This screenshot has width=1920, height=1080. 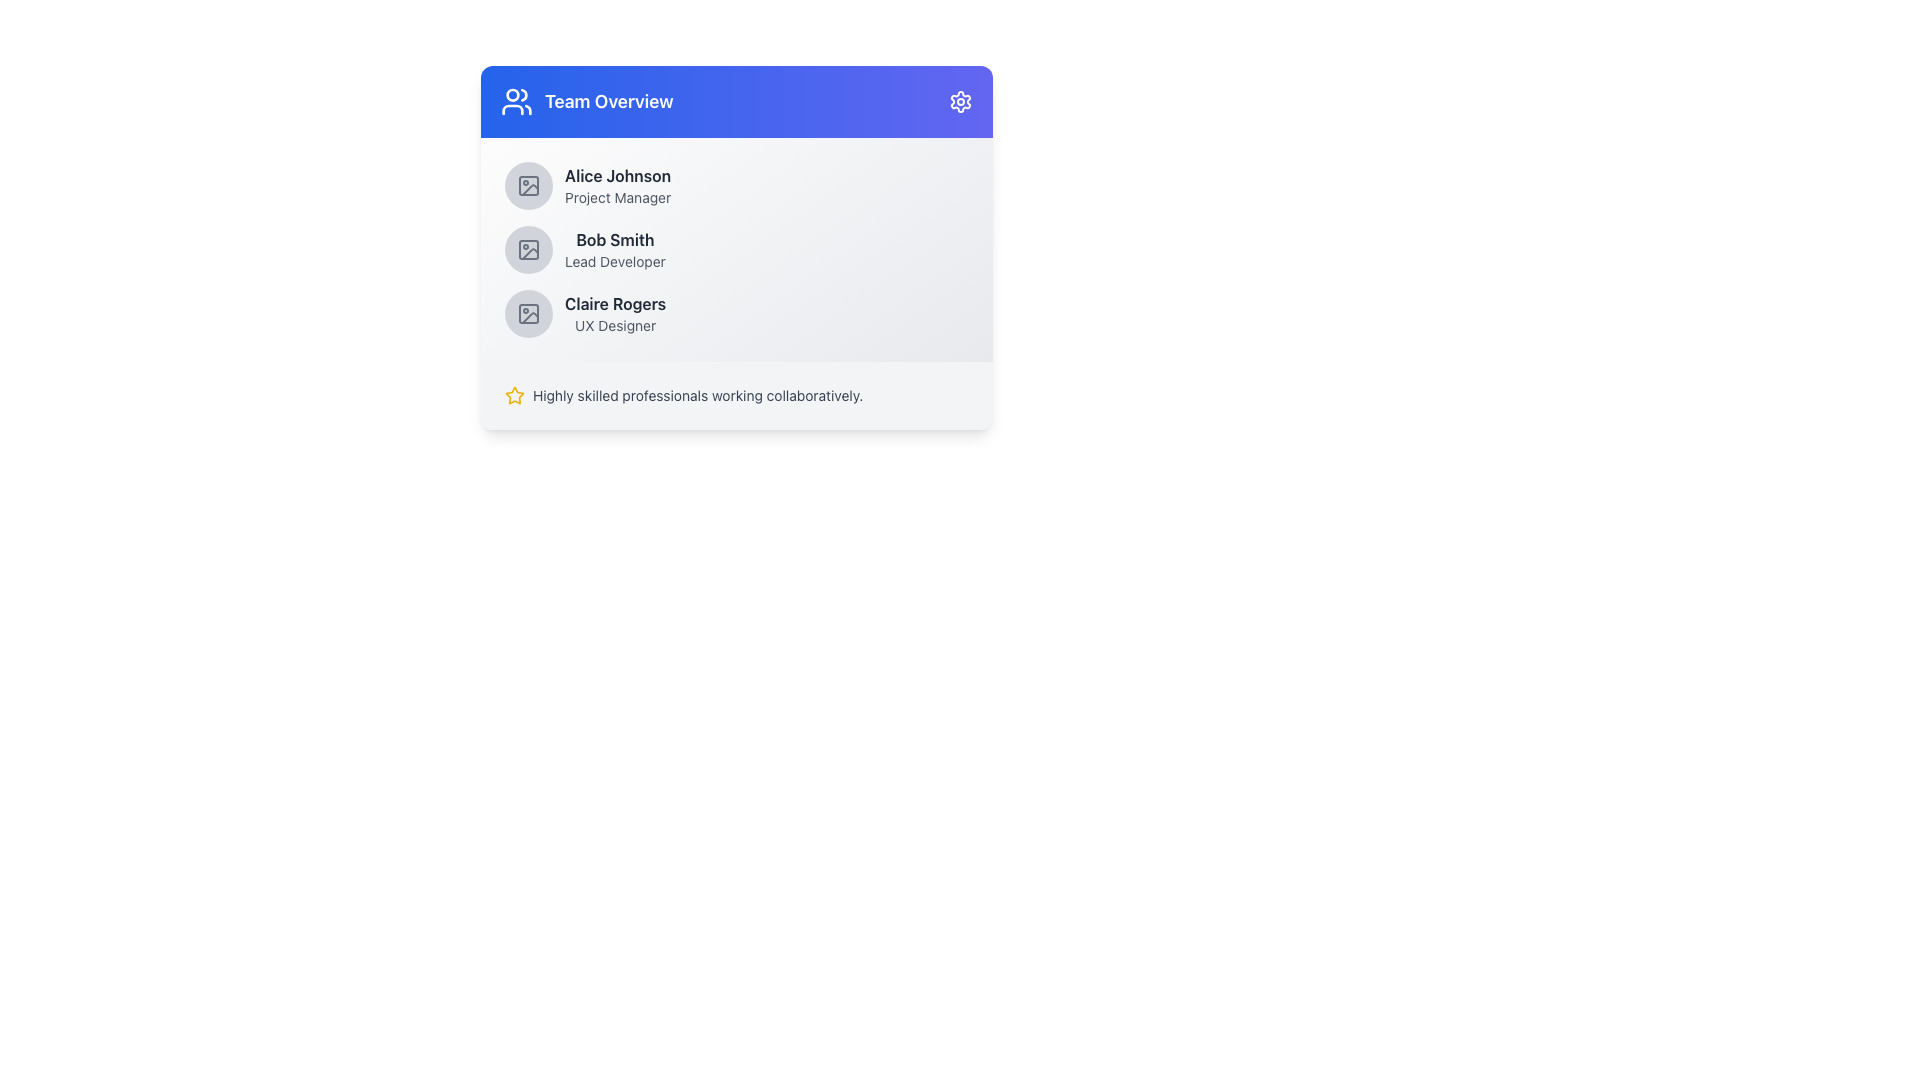 I want to click on the third list item in the vertical list that displays the name and role of an individual, so click(x=736, y=313).